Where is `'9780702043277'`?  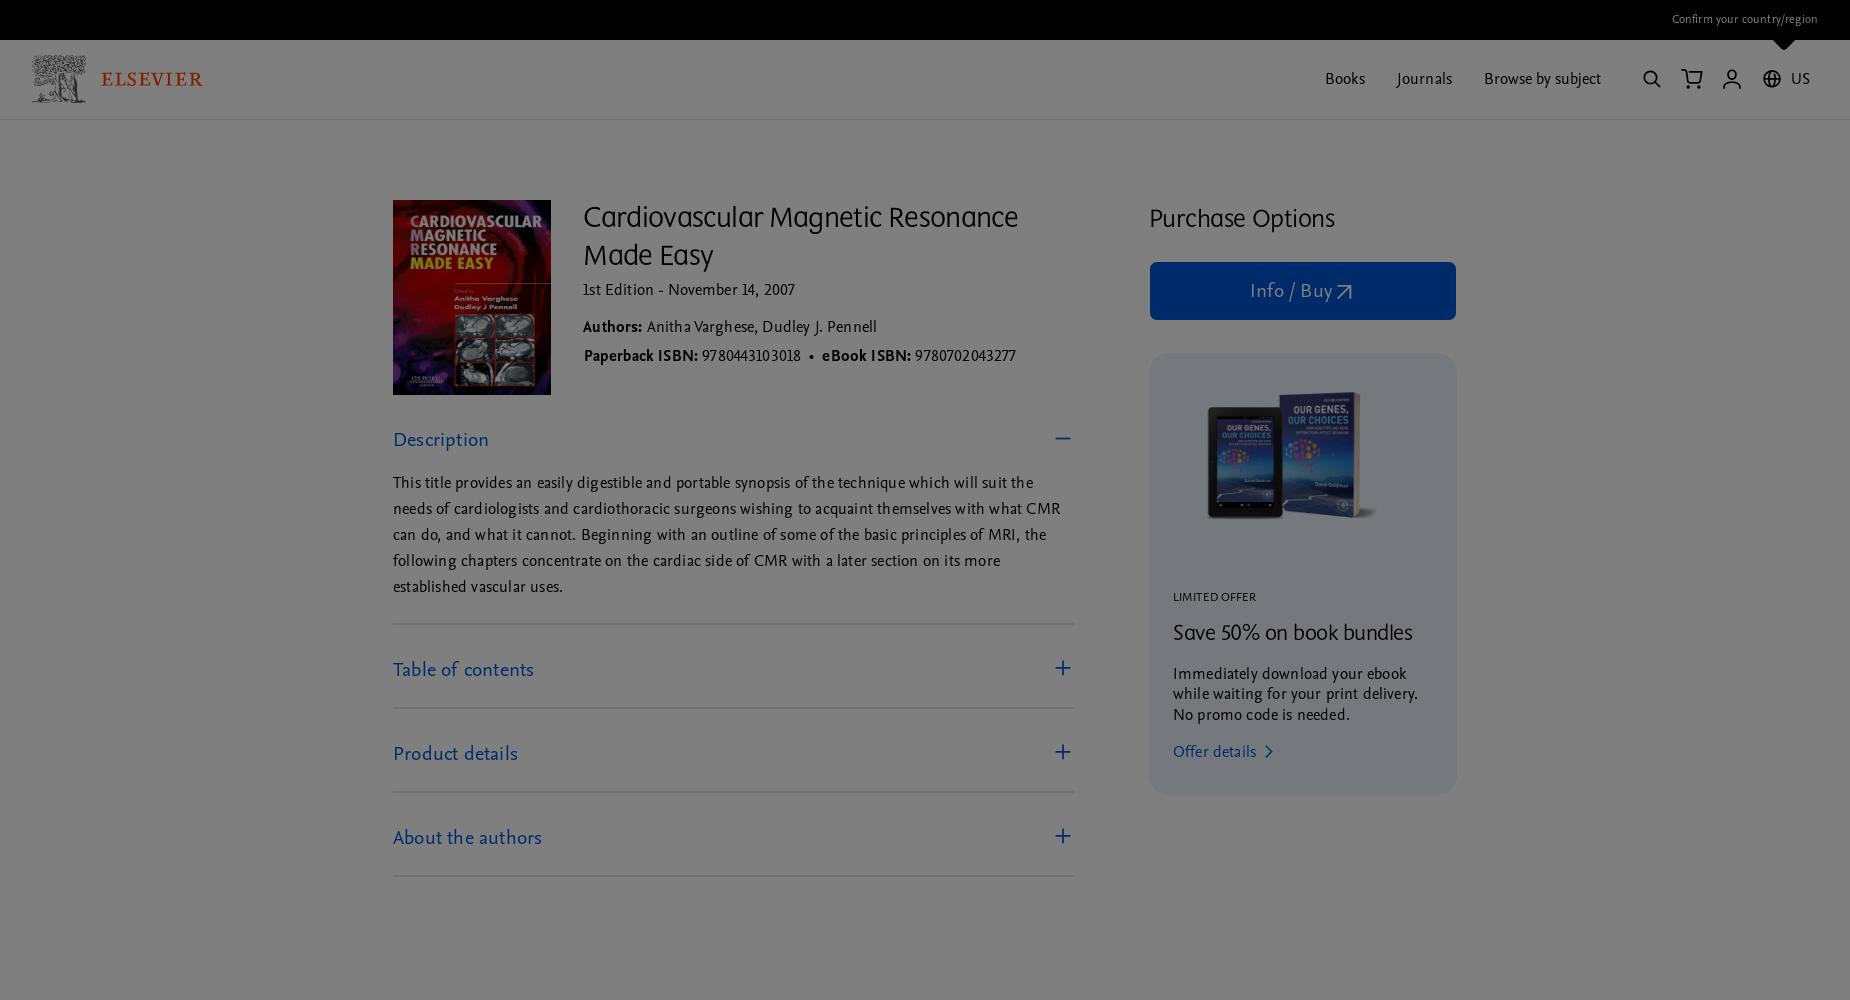 '9780702043277' is located at coordinates (964, 354).